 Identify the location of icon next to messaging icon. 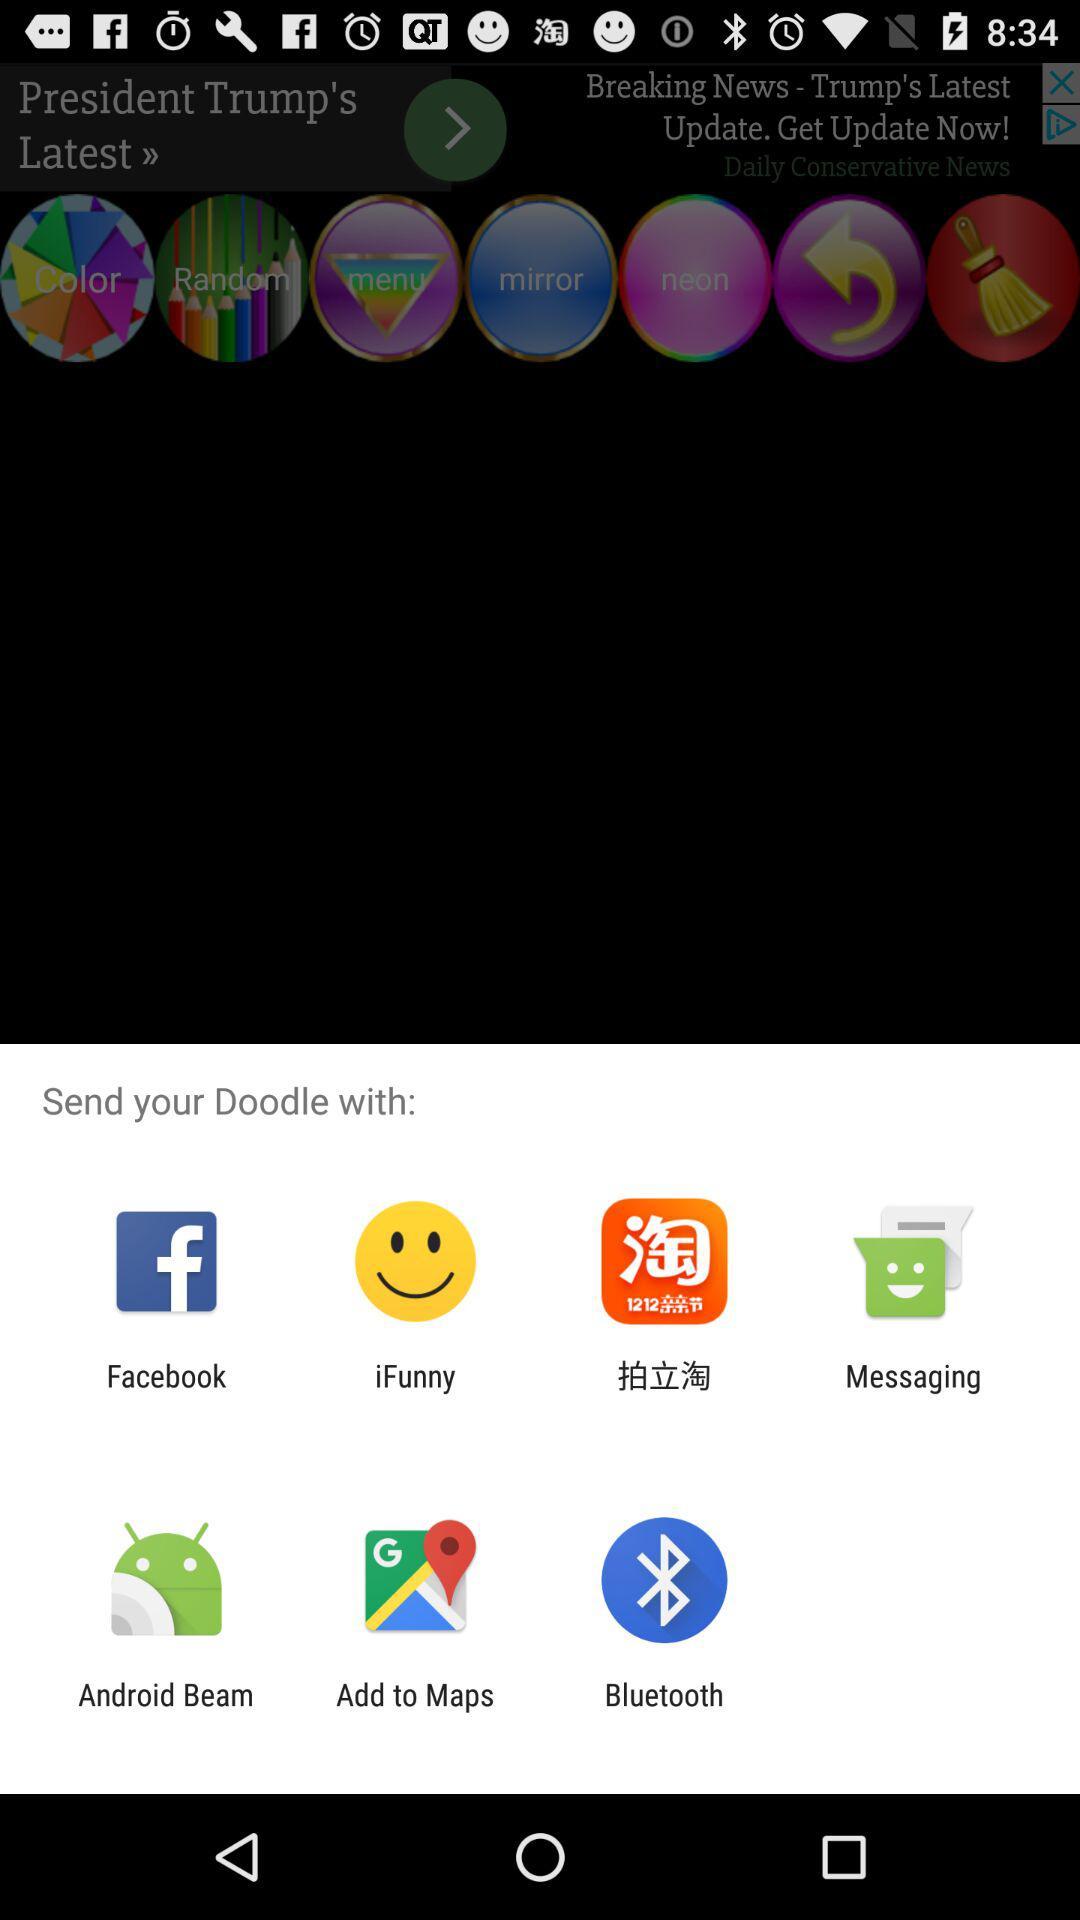
(664, 1392).